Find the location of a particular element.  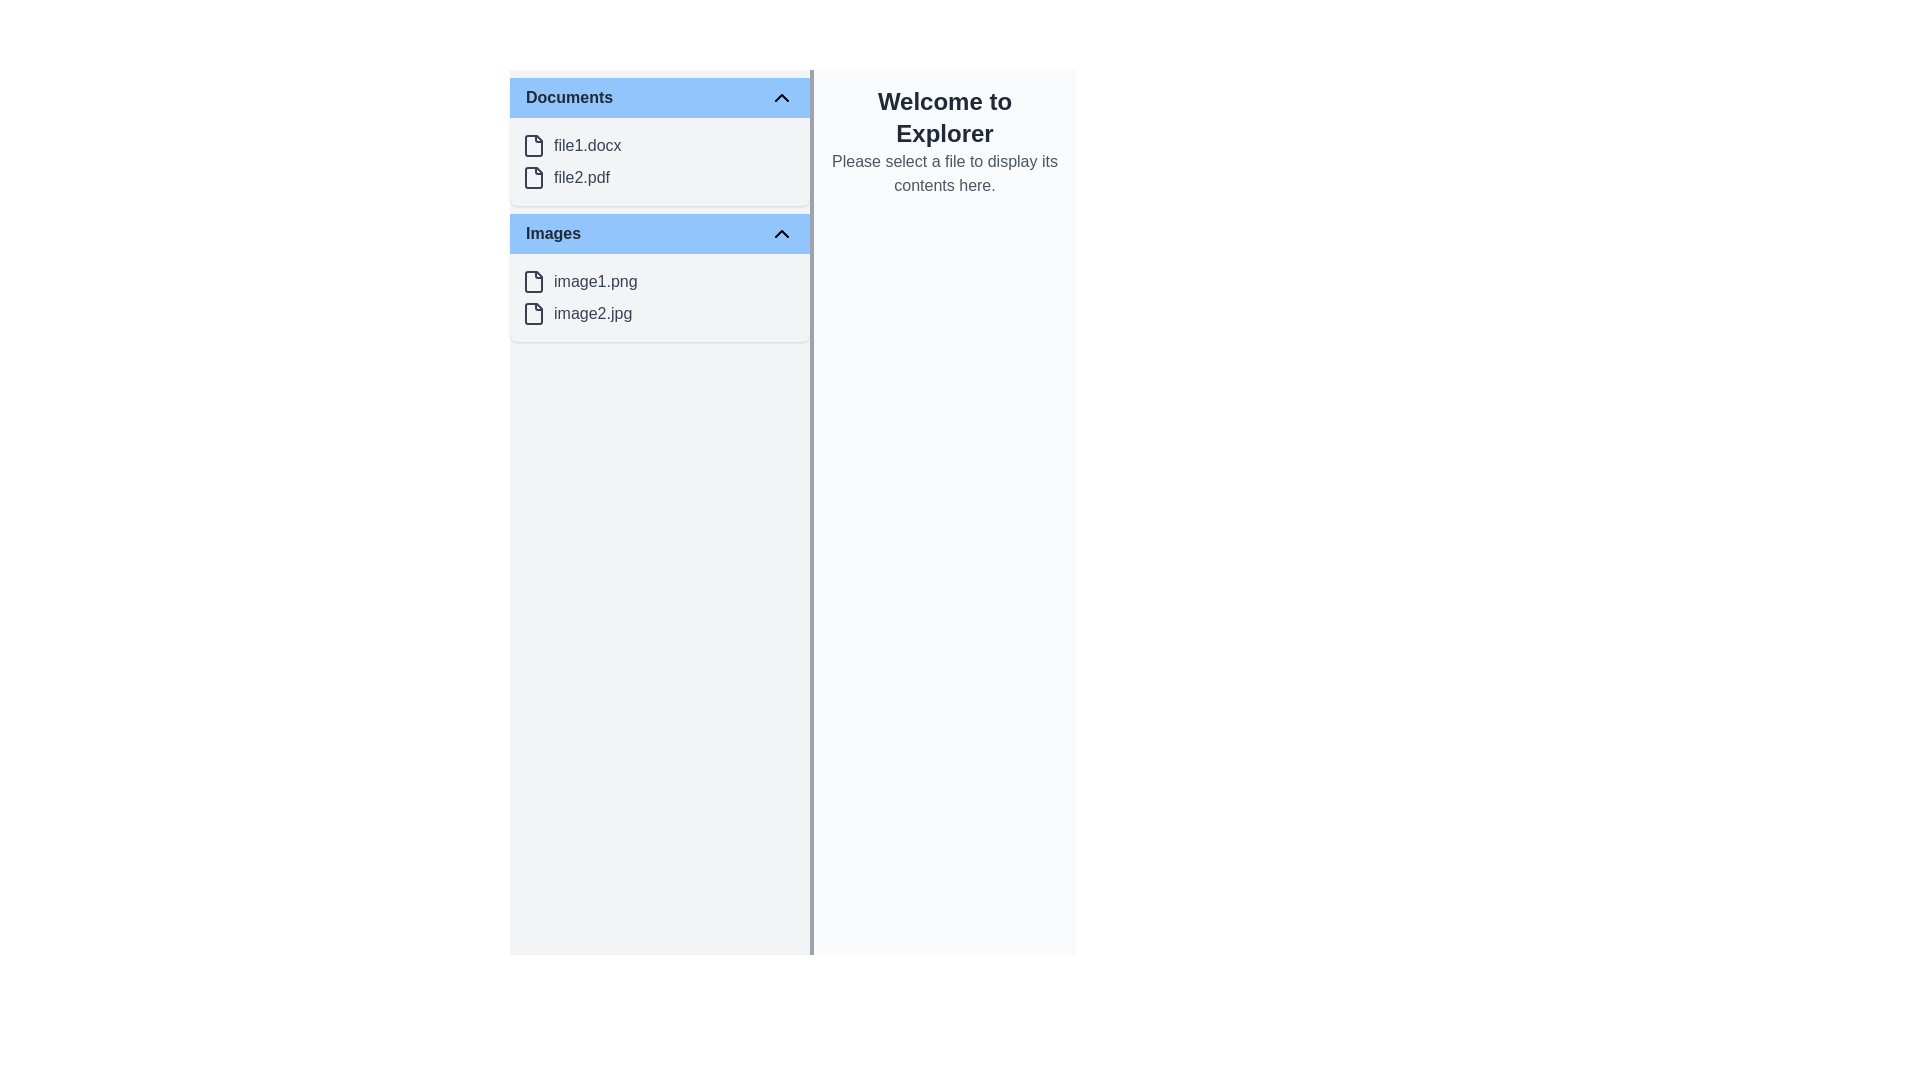

the file icon representing 'file1.docx' located in the upper section of the left-hand pane under the 'Documents' section is located at coordinates (533, 145).